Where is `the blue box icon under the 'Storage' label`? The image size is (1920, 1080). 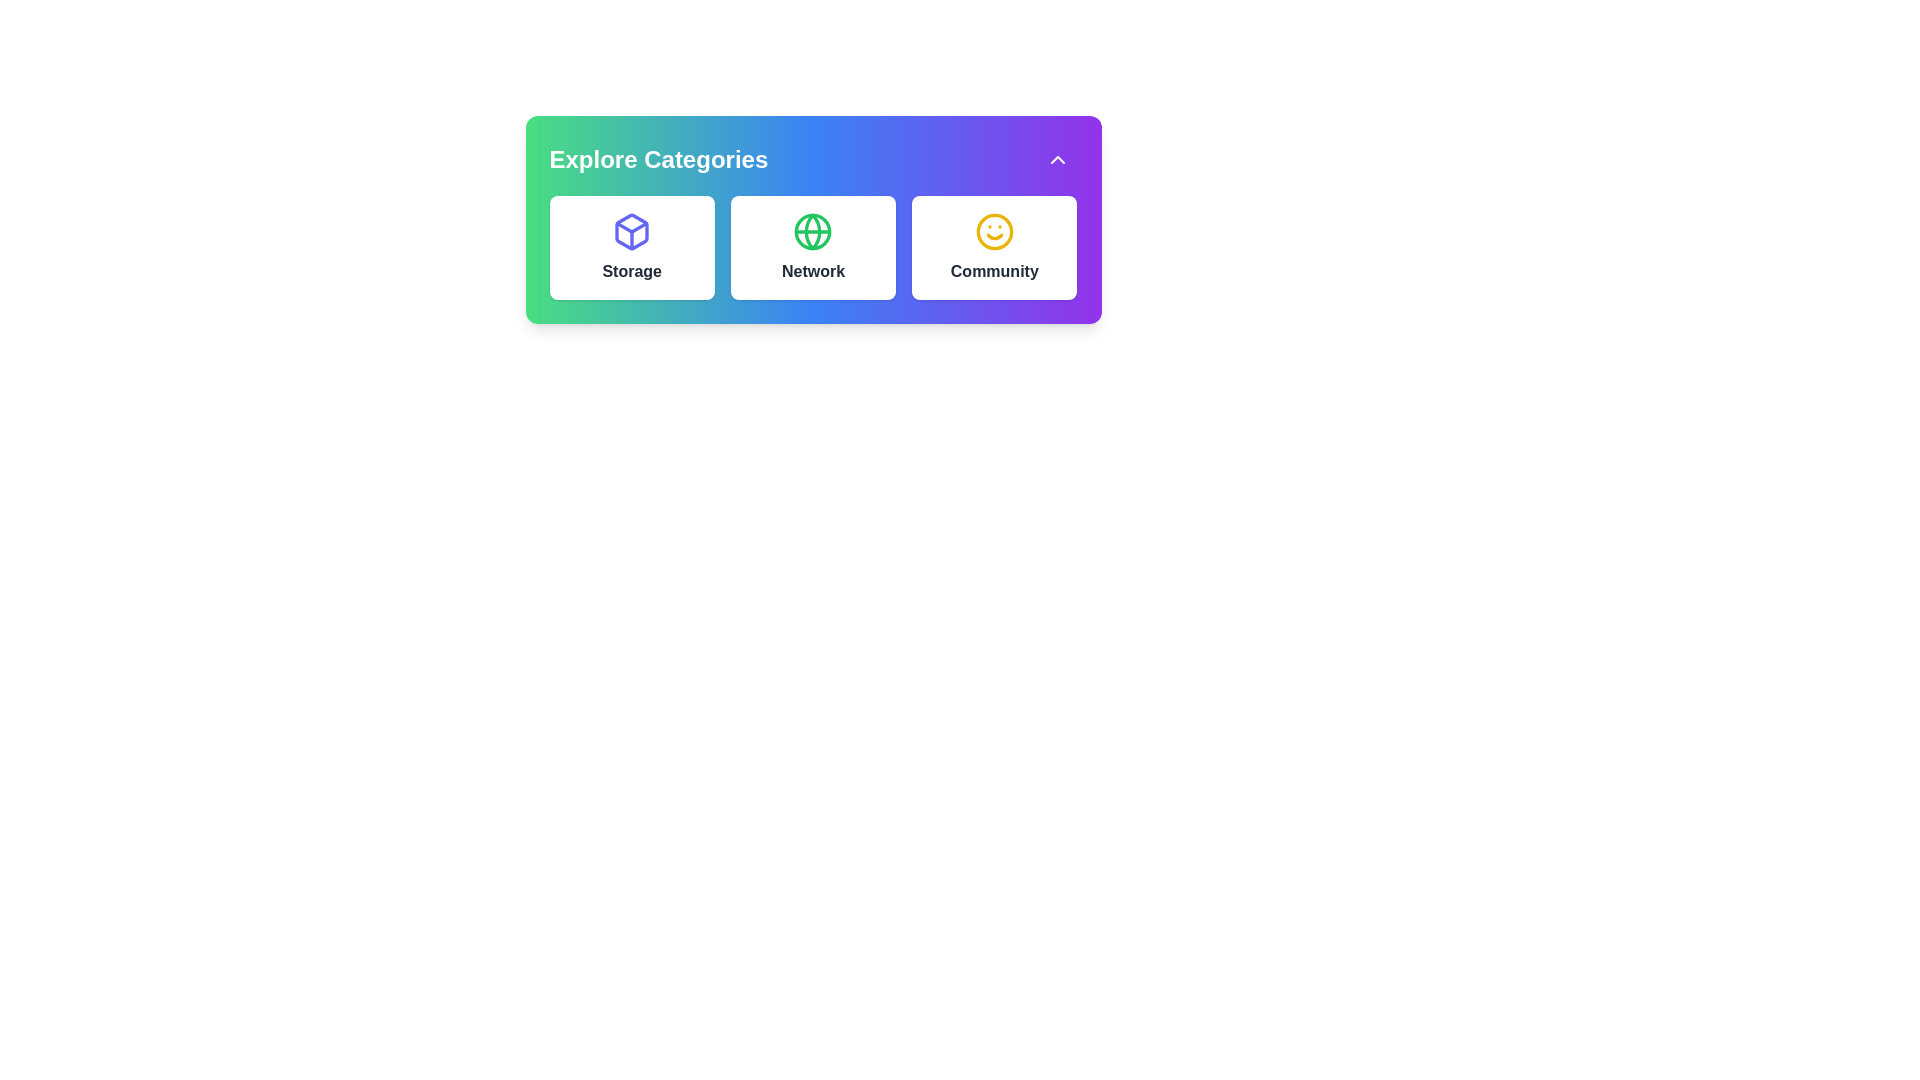
the blue box icon under the 'Storage' label is located at coordinates (631, 230).